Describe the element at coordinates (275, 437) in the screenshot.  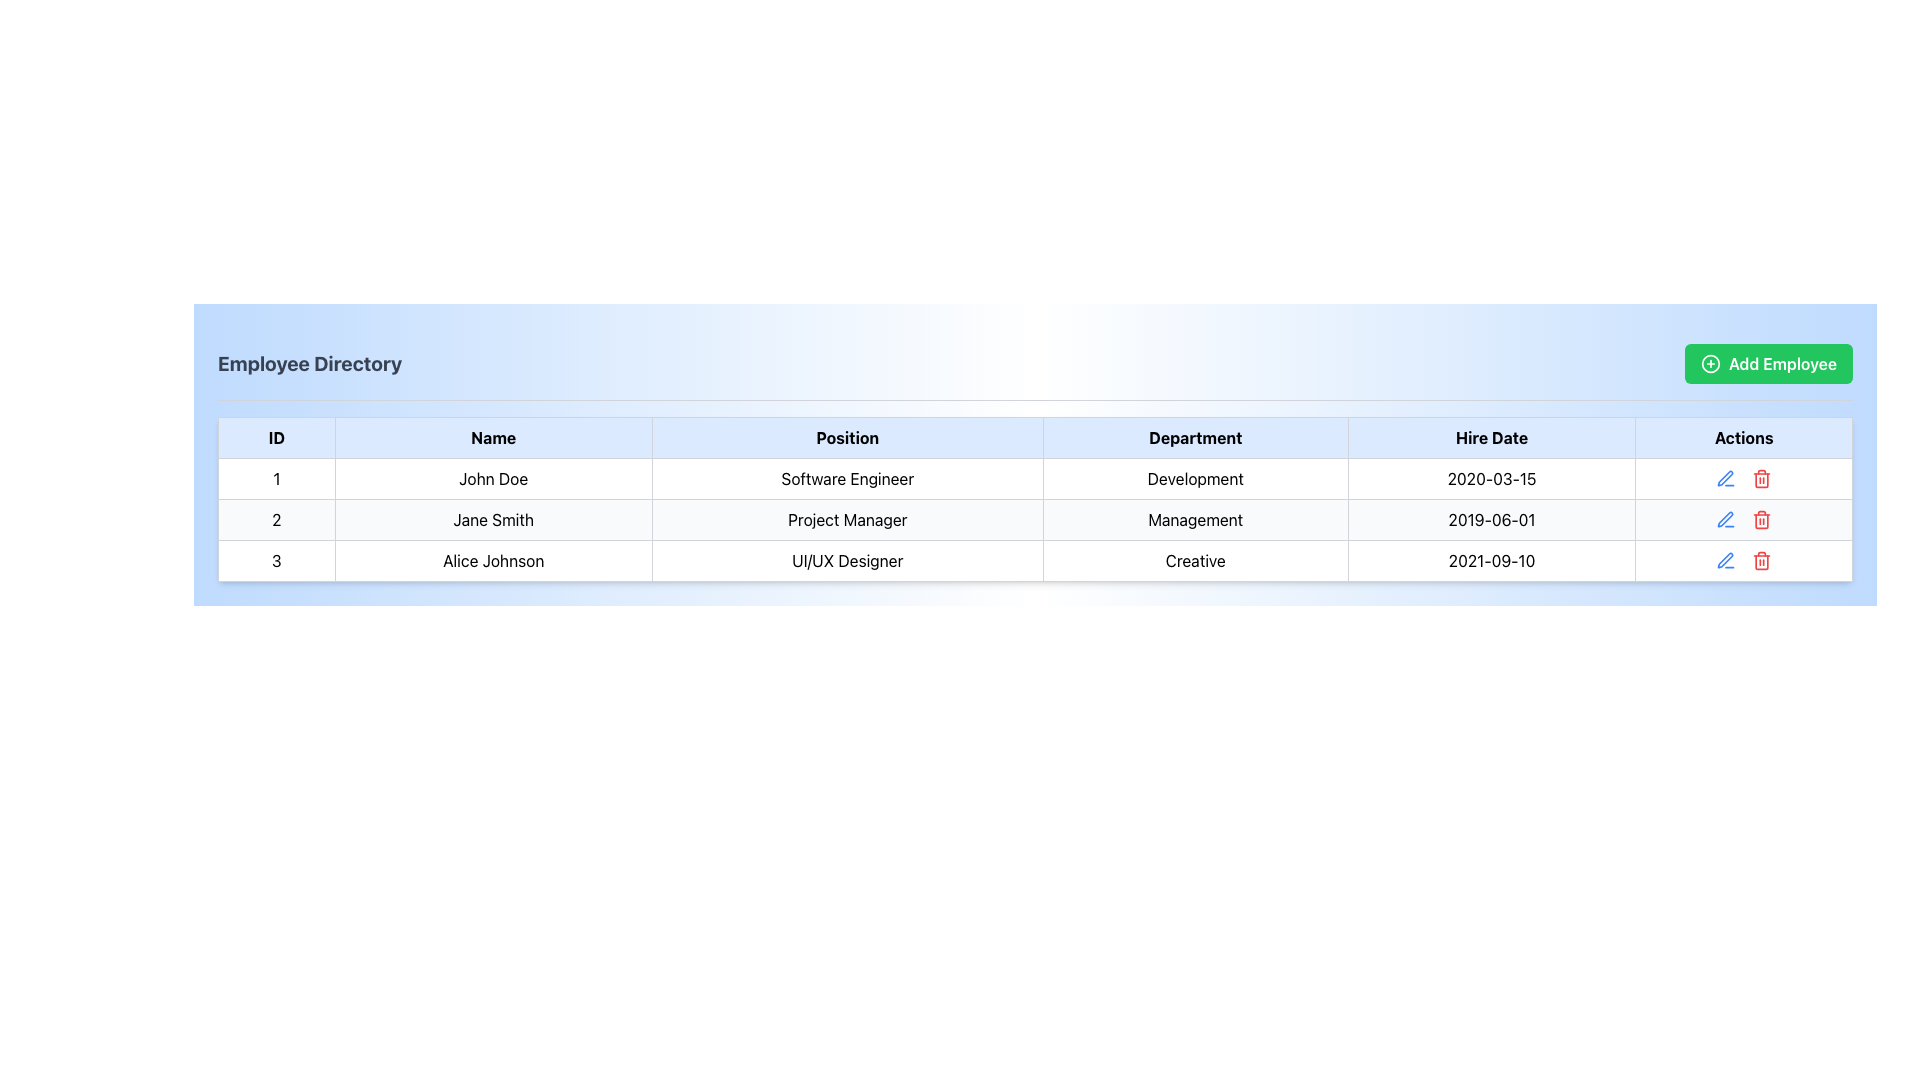
I see `the 'ID' table header element, which has a light blue background and is the first column header in the 'Employee Directory' section` at that location.